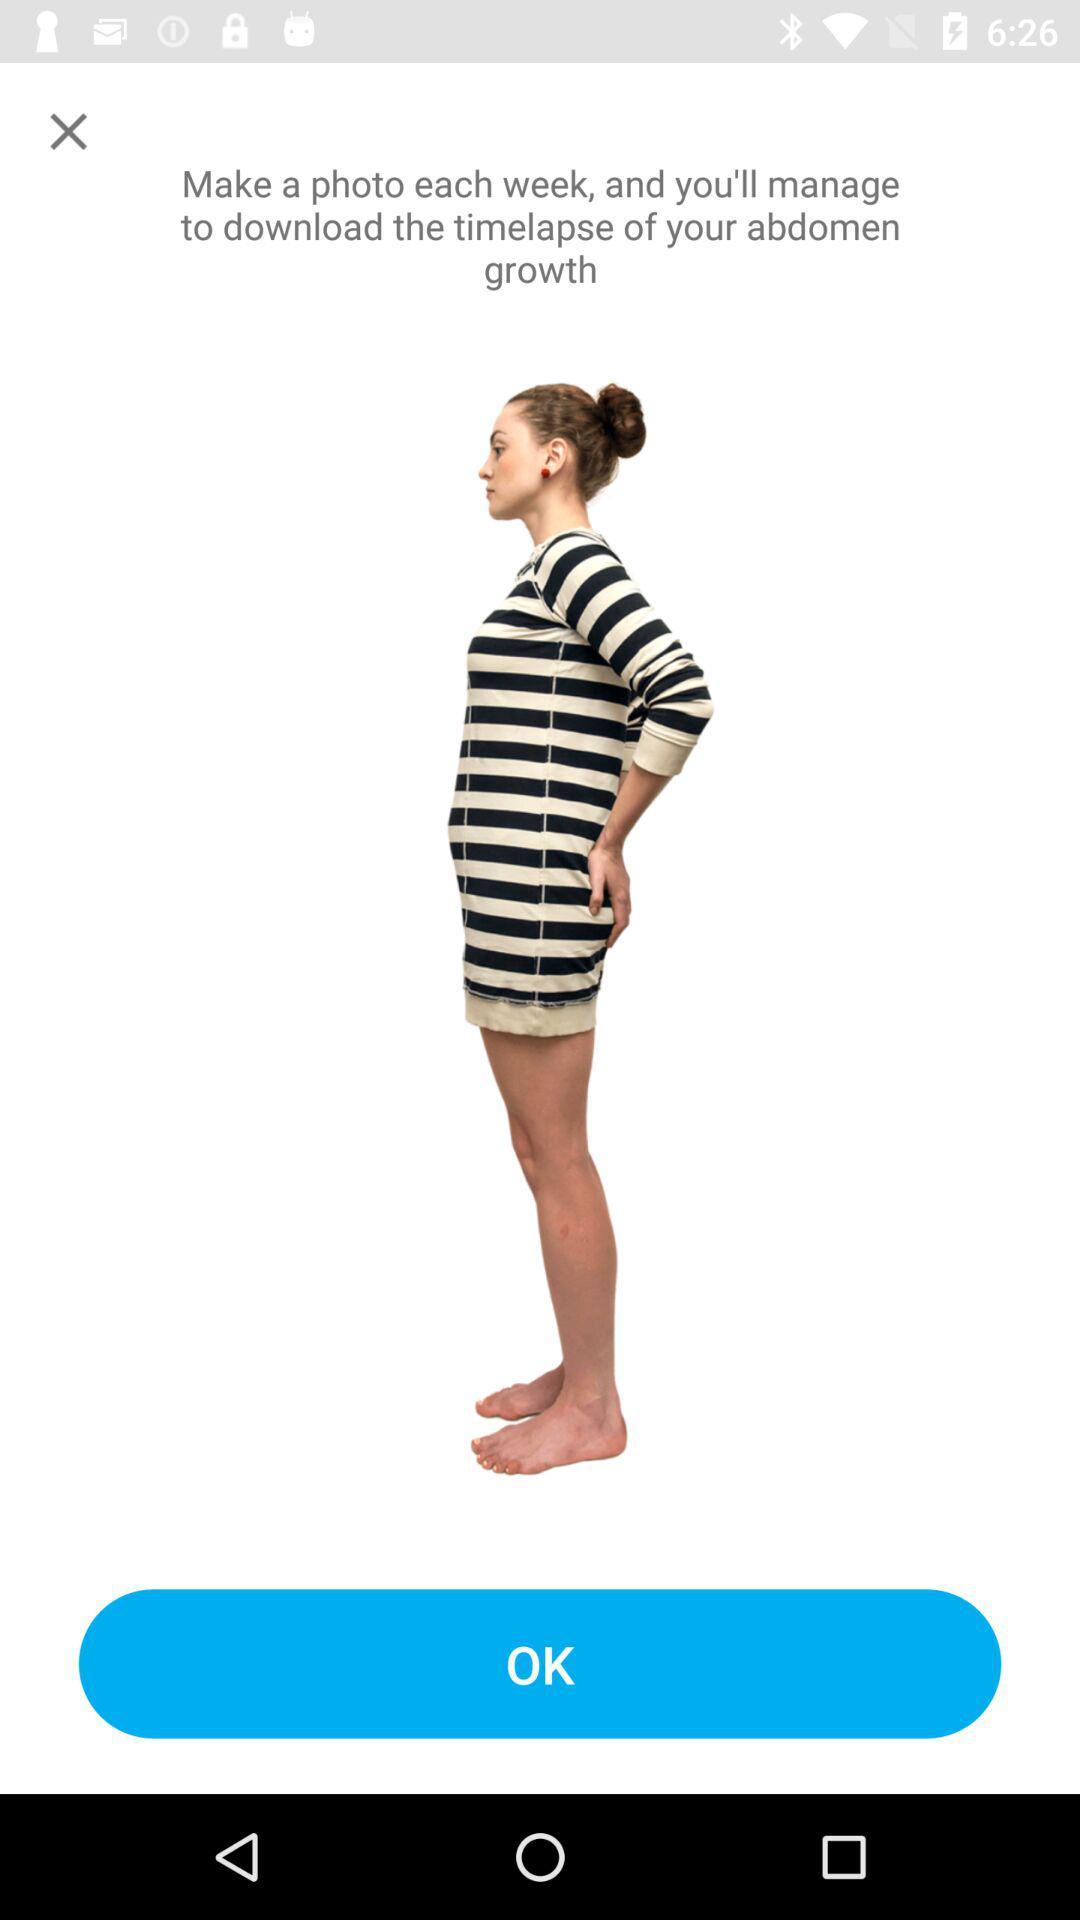 The height and width of the screenshot is (1920, 1080). What do you see at coordinates (67, 130) in the screenshot?
I see `close` at bounding box center [67, 130].